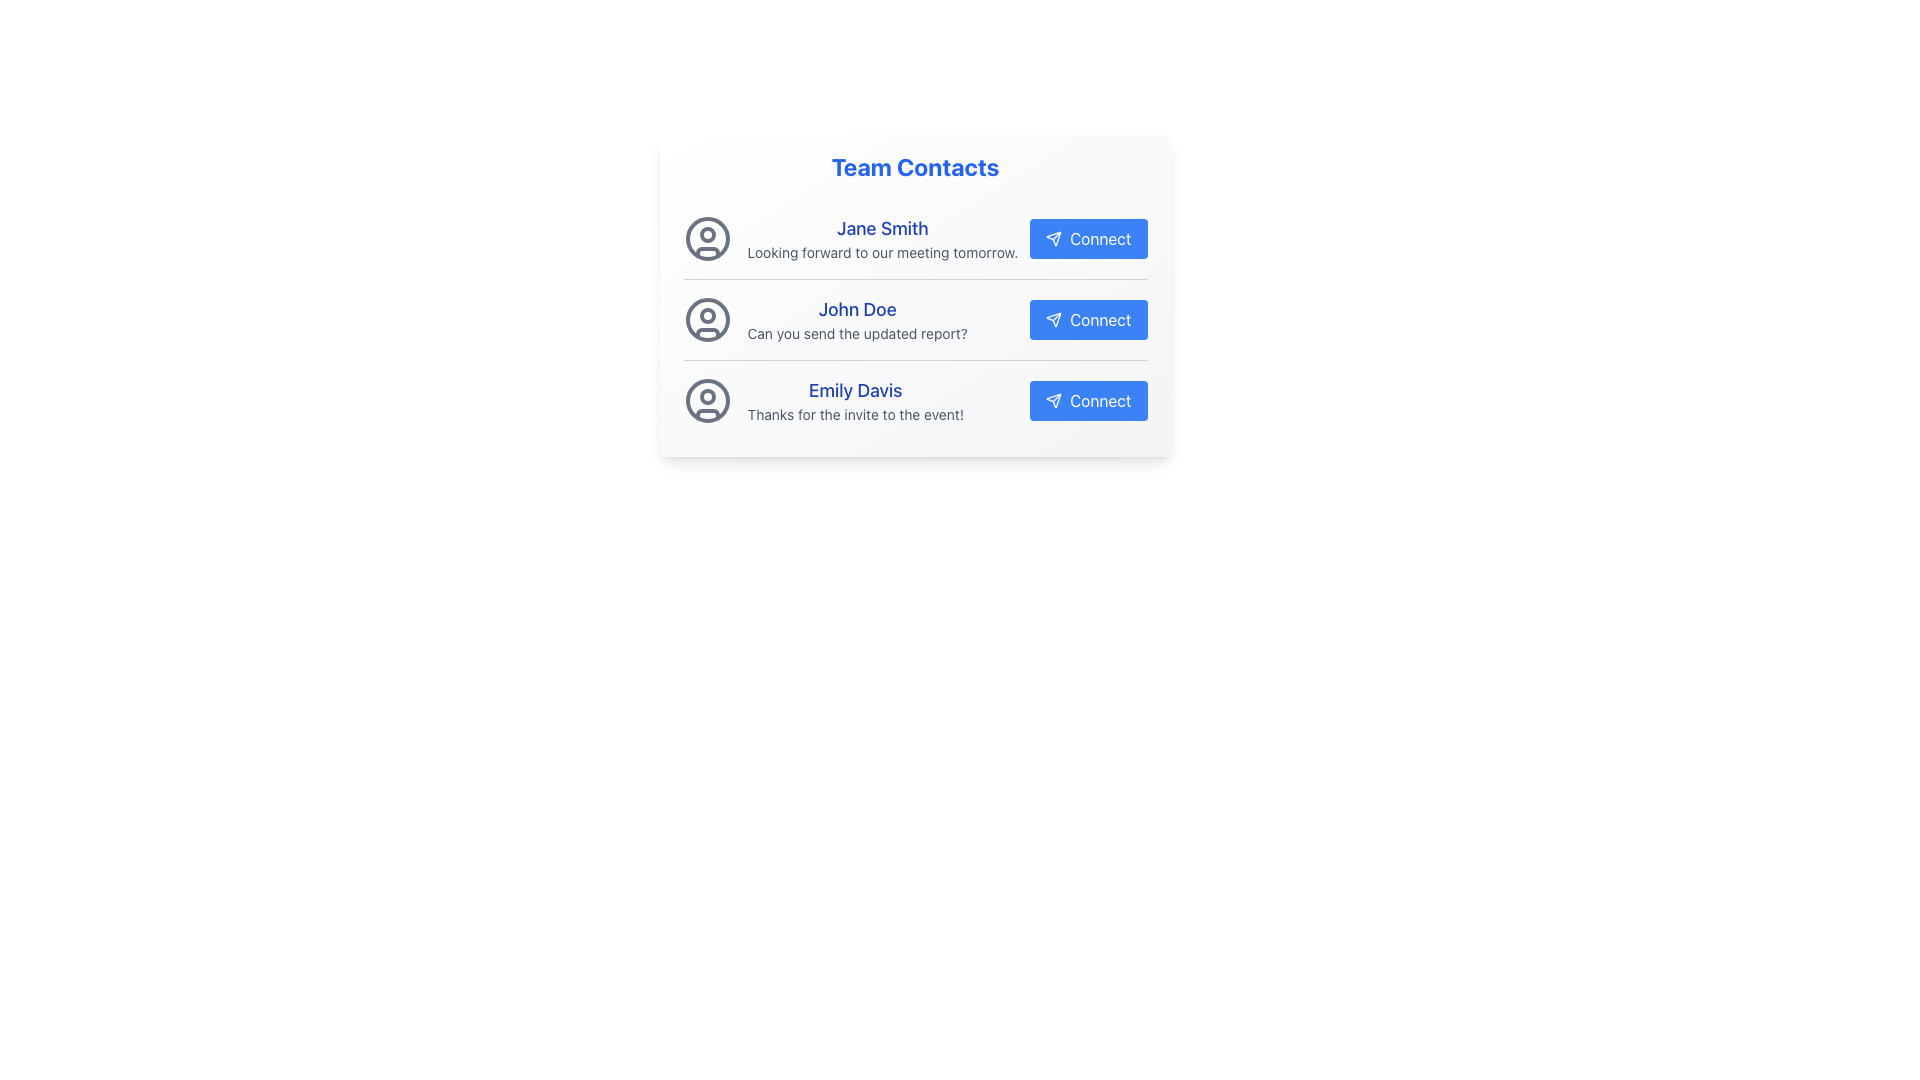 Image resolution: width=1920 pixels, height=1080 pixels. I want to click on text displayed in the Text Display element located beneath the name 'John Doe' in the 'Team Contacts' card layout, so click(857, 333).